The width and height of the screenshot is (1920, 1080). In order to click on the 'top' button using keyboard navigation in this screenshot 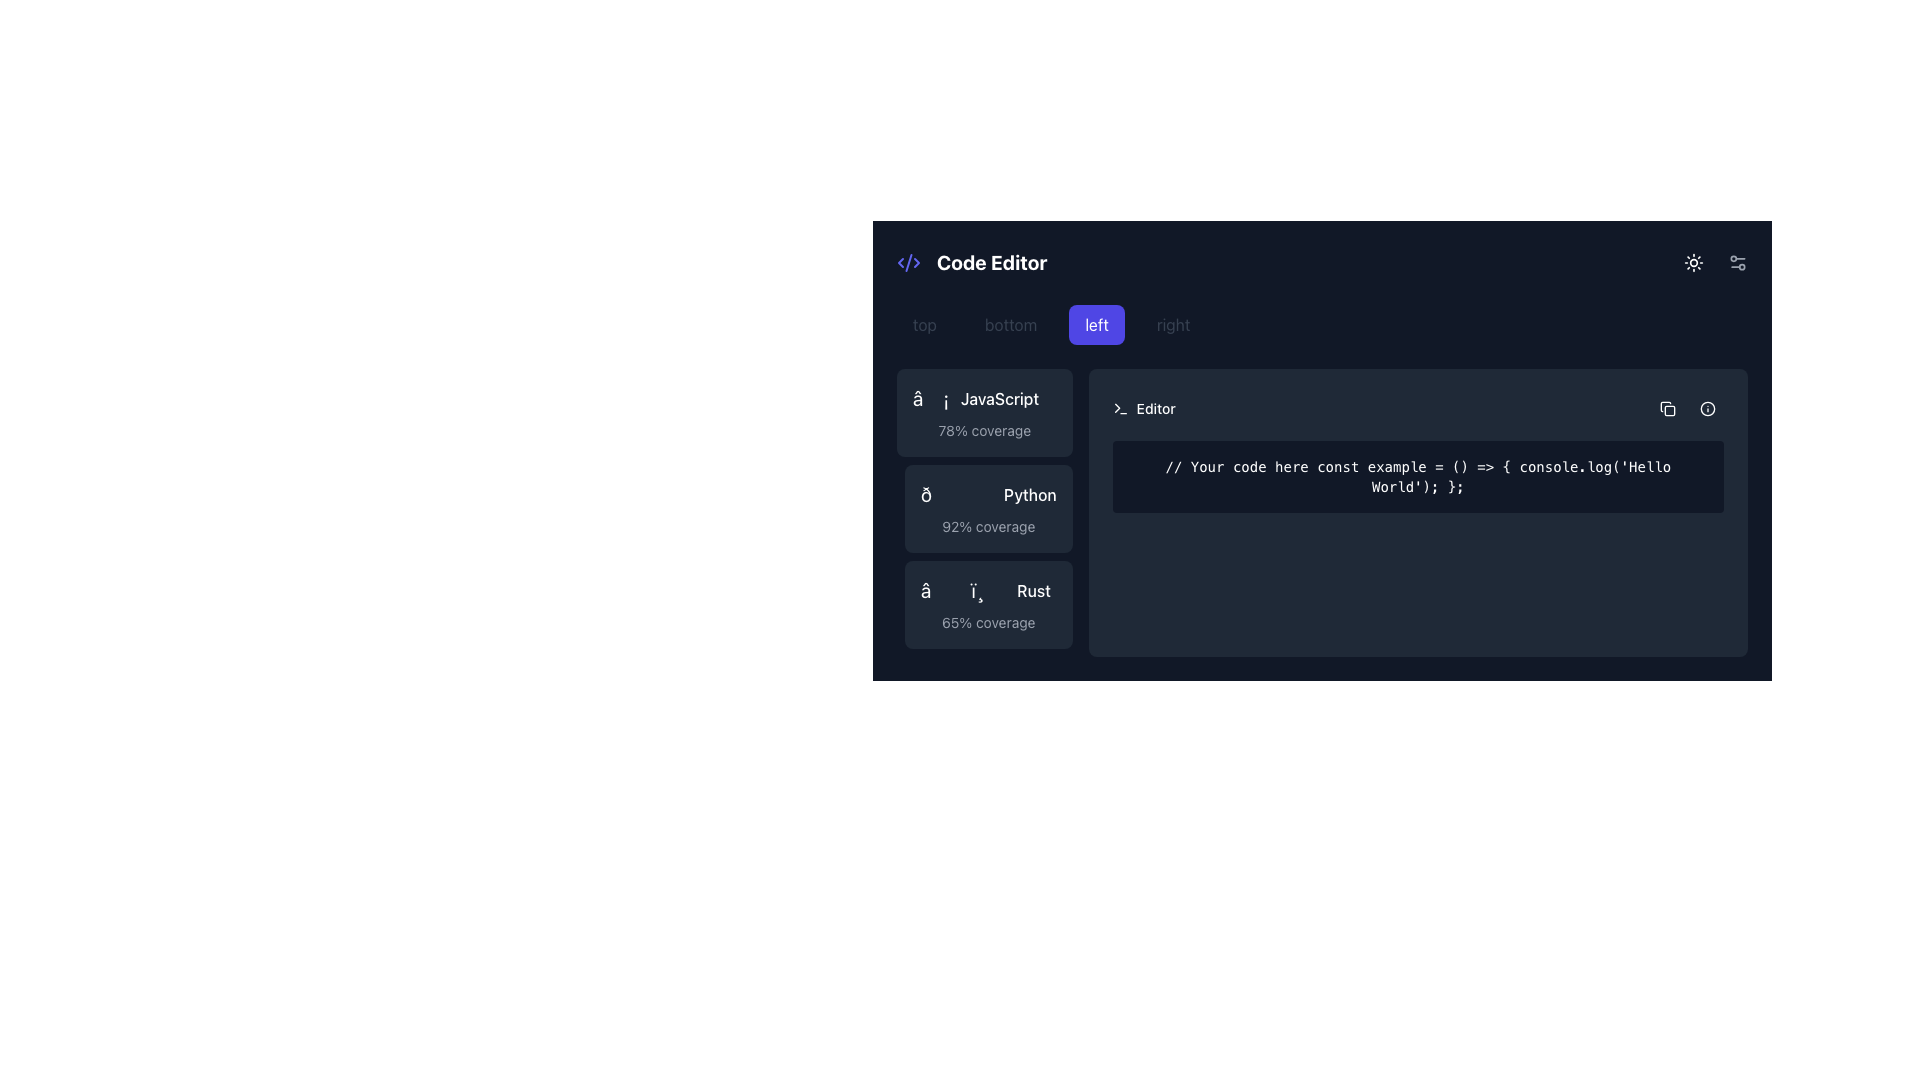, I will do `click(924, 323)`.